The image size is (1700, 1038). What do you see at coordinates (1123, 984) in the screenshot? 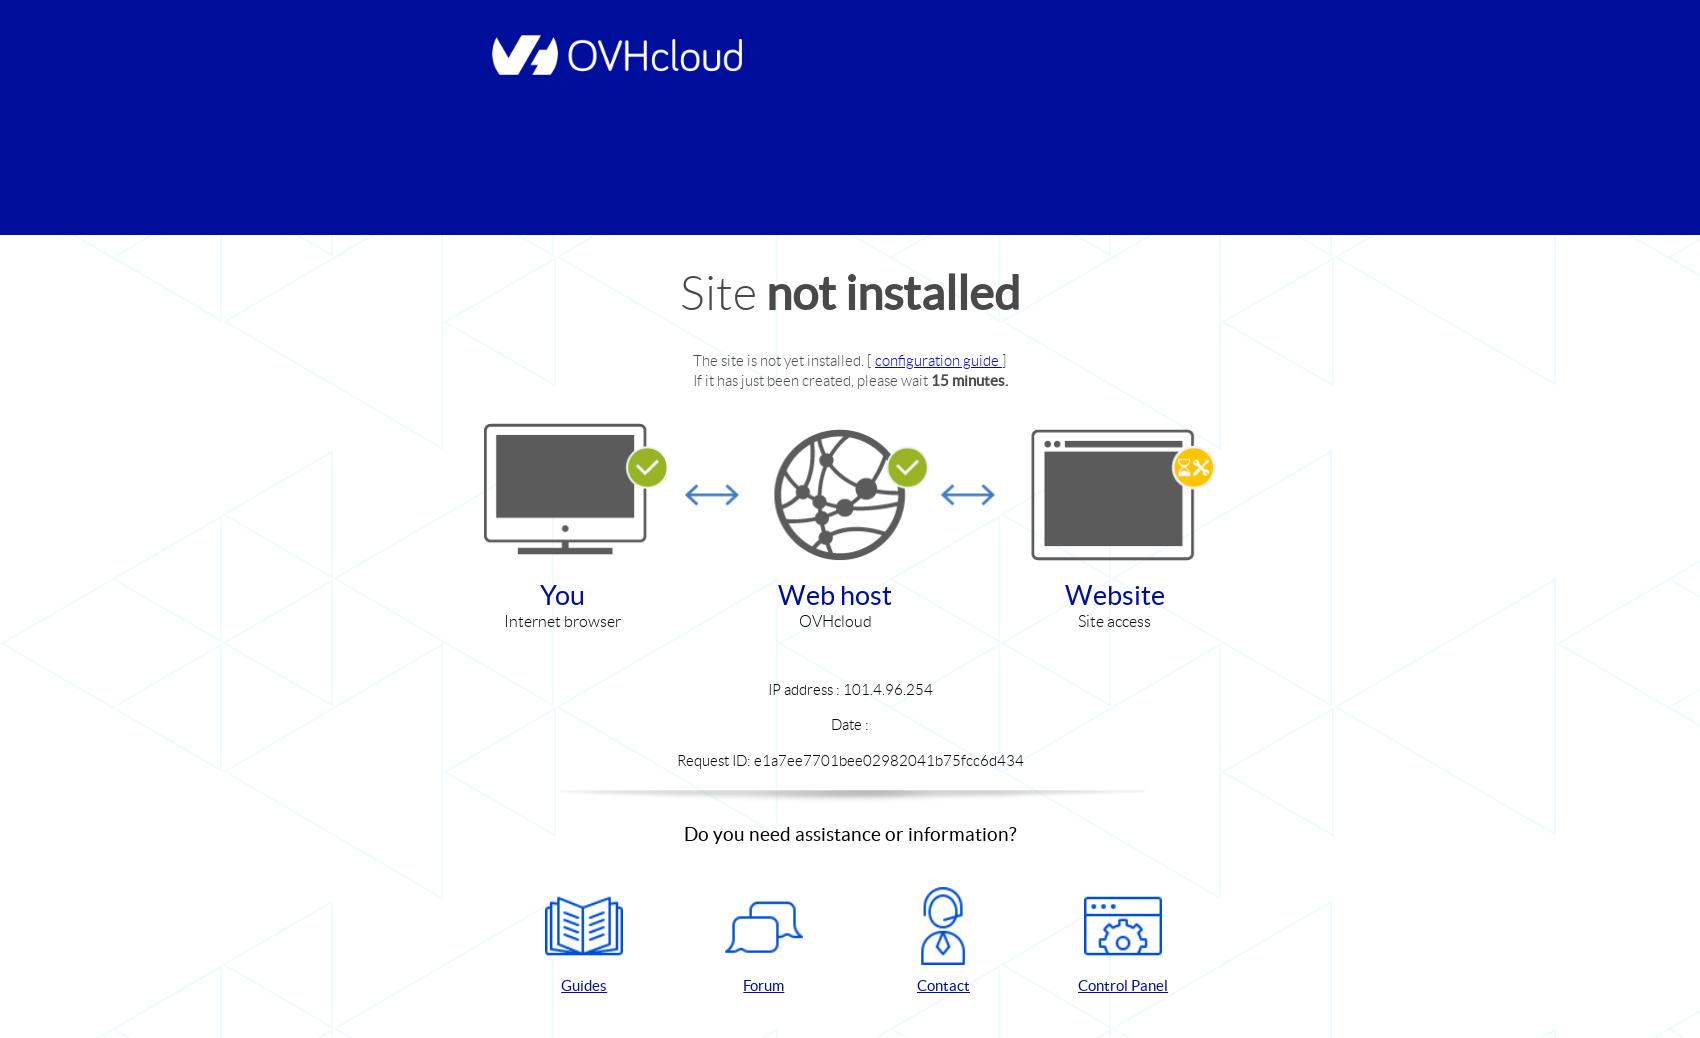
I see `'Control Panel'` at bounding box center [1123, 984].